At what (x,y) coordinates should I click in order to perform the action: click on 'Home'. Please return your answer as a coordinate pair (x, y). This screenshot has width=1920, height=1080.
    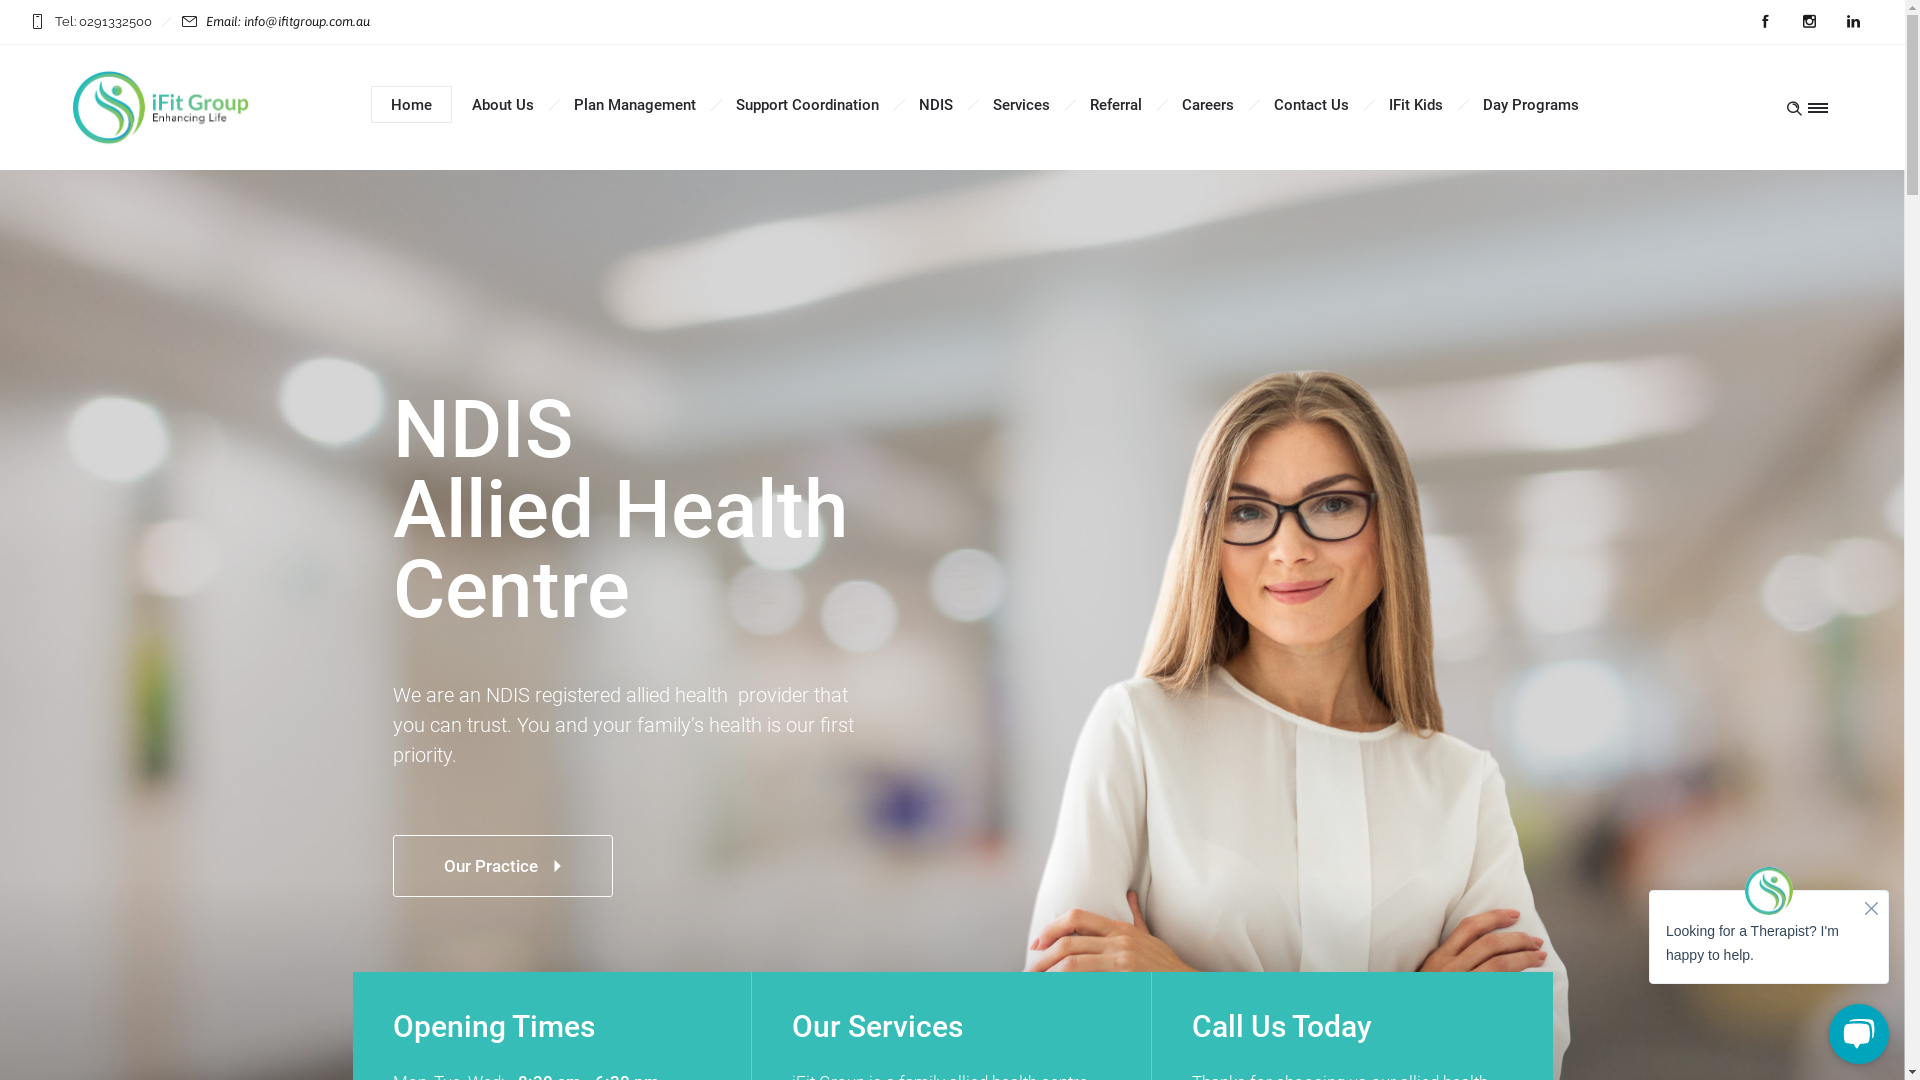
    Looking at the image, I should click on (370, 104).